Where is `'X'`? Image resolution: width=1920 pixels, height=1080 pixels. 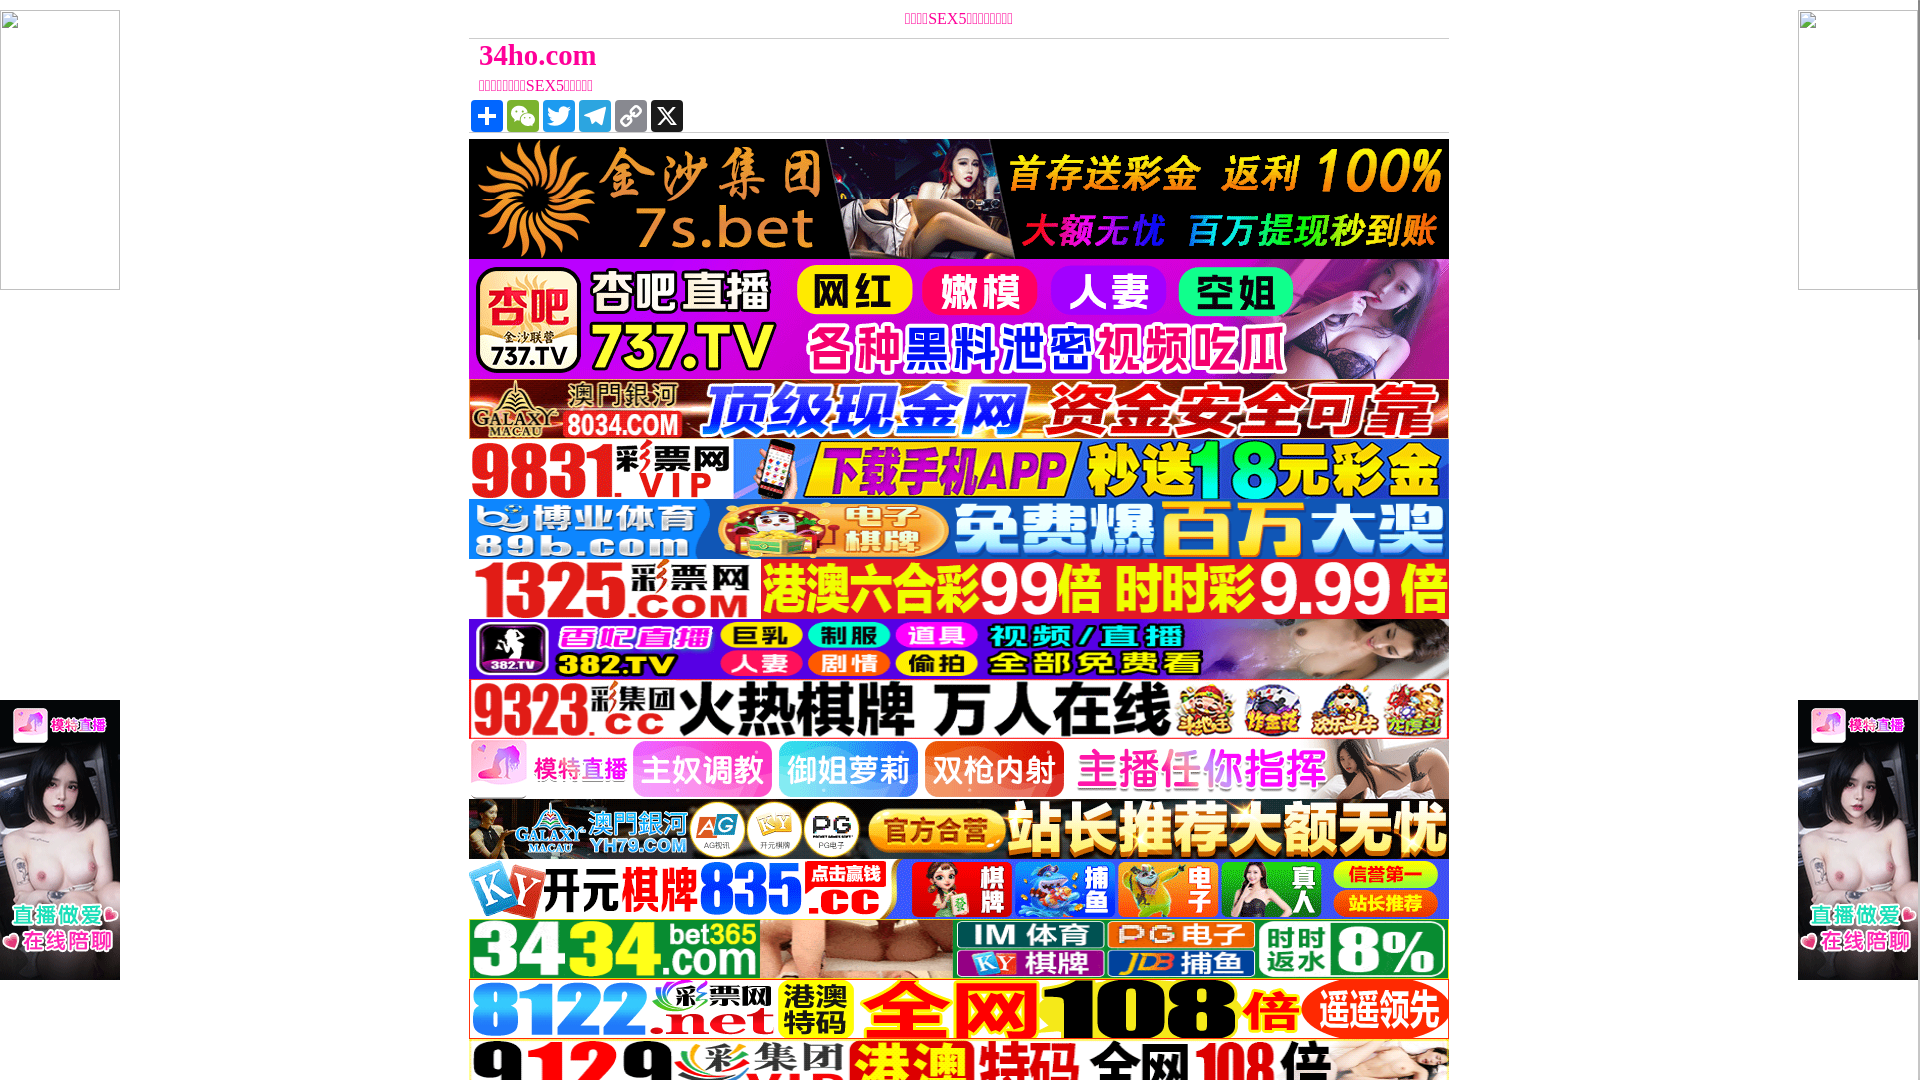 'X' is located at coordinates (648, 115).